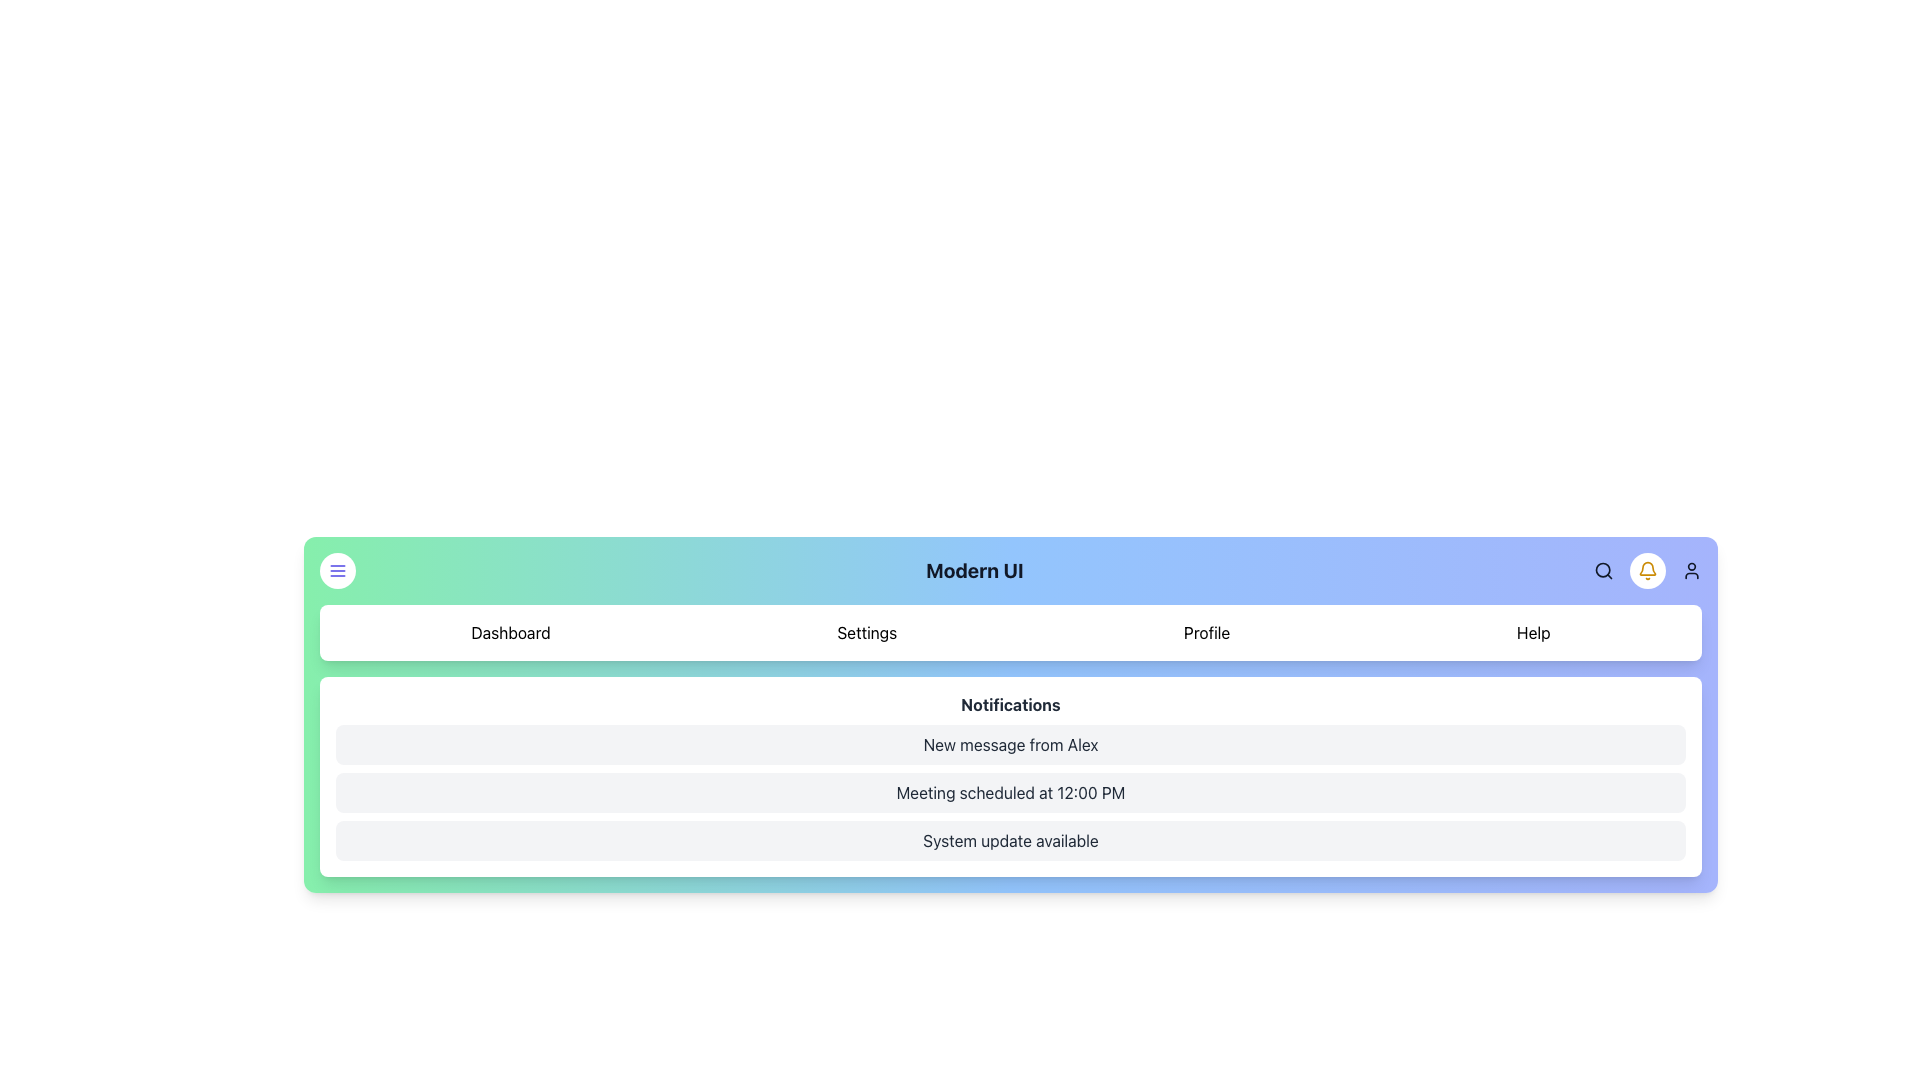 The image size is (1920, 1080). What do you see at coordinates (1011, 704) in the screenshot?
I see `the Text Label that serves as the header for the notifications section, positioned beneath the header navigation bar` at bounding box center [1011, 704].